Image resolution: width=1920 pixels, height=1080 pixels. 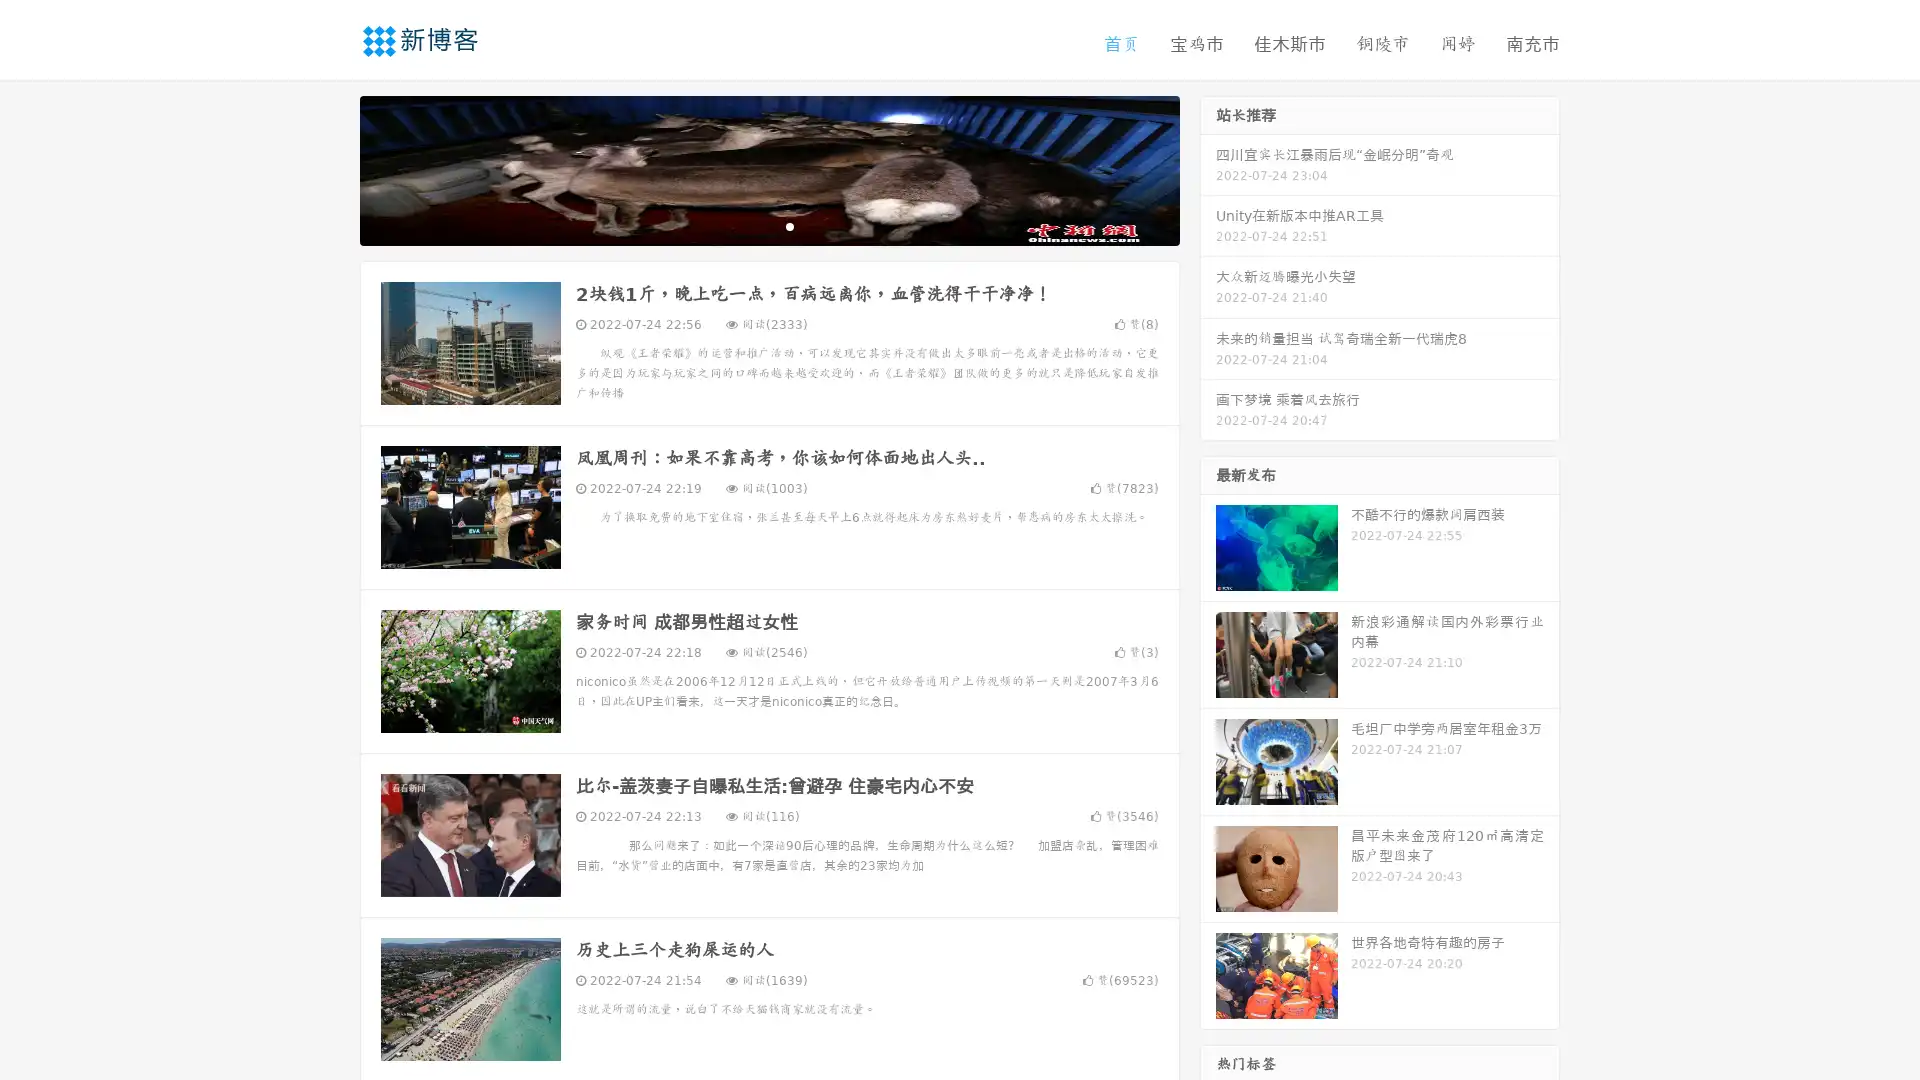 I want to click on Next slide, so click(x=1208, y=168).